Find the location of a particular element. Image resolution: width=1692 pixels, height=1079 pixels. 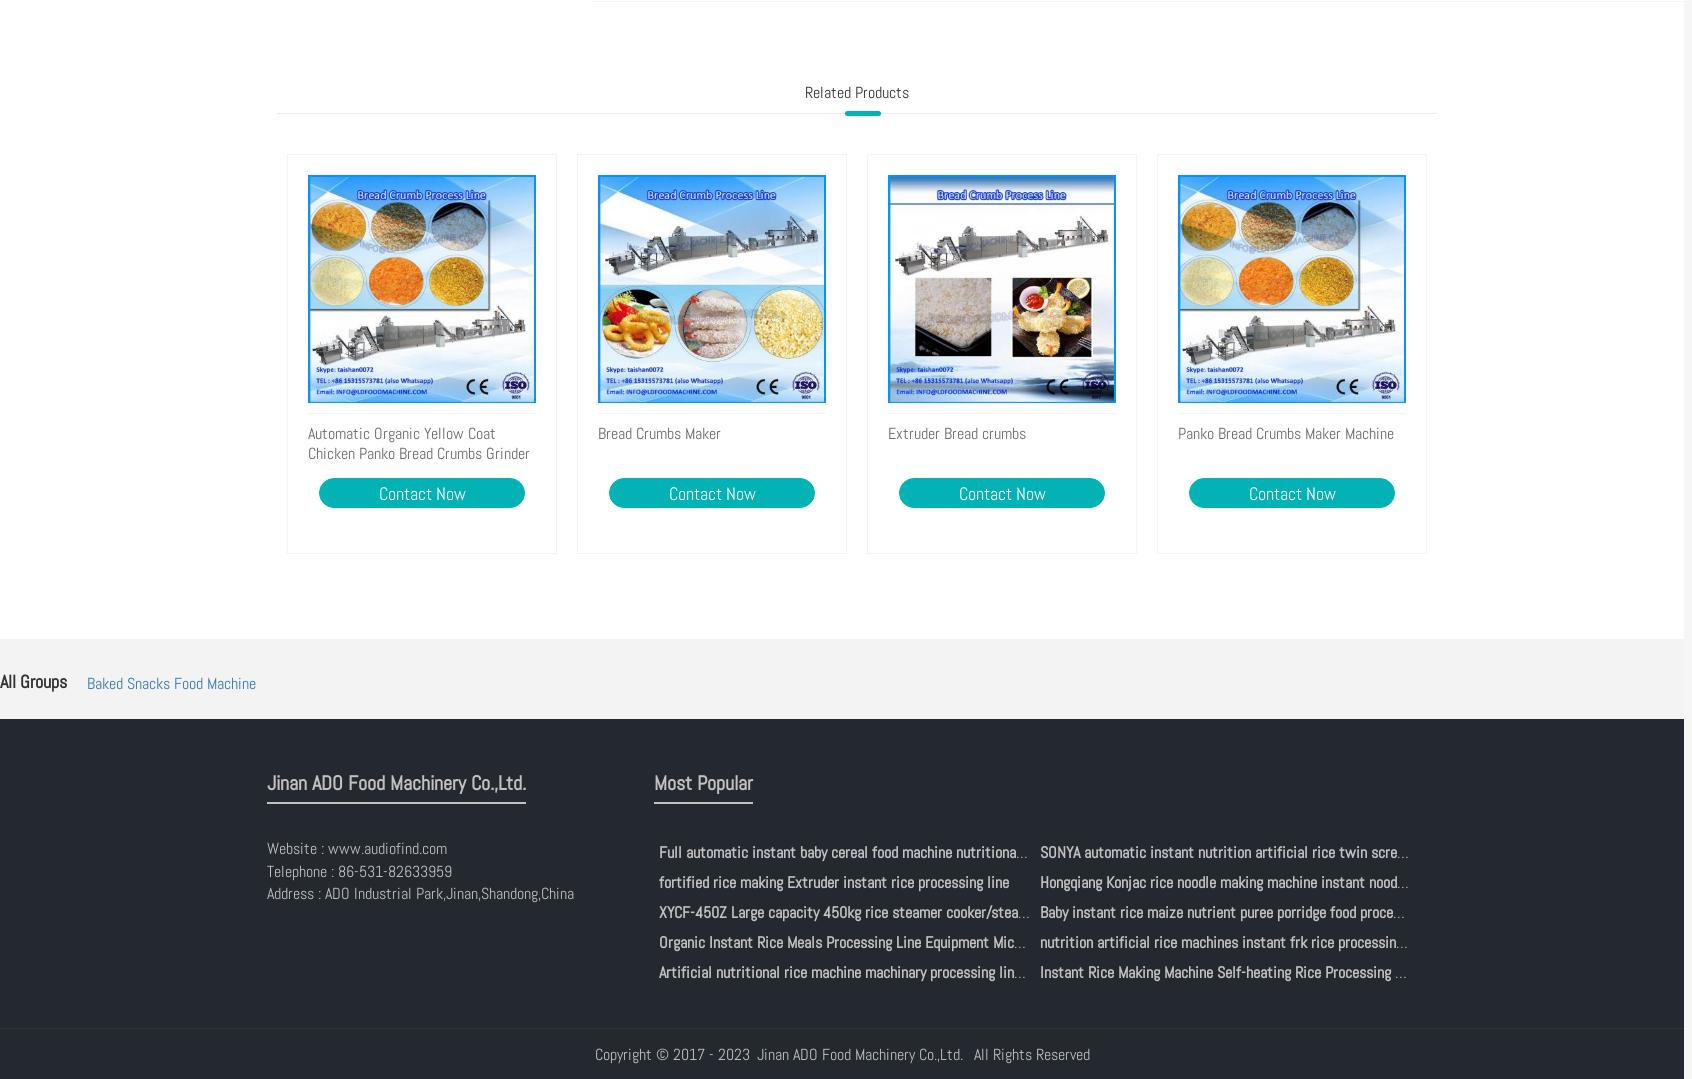

'fortified rice making Extruder instant rice processing line' is located at coordinates (832, 880).